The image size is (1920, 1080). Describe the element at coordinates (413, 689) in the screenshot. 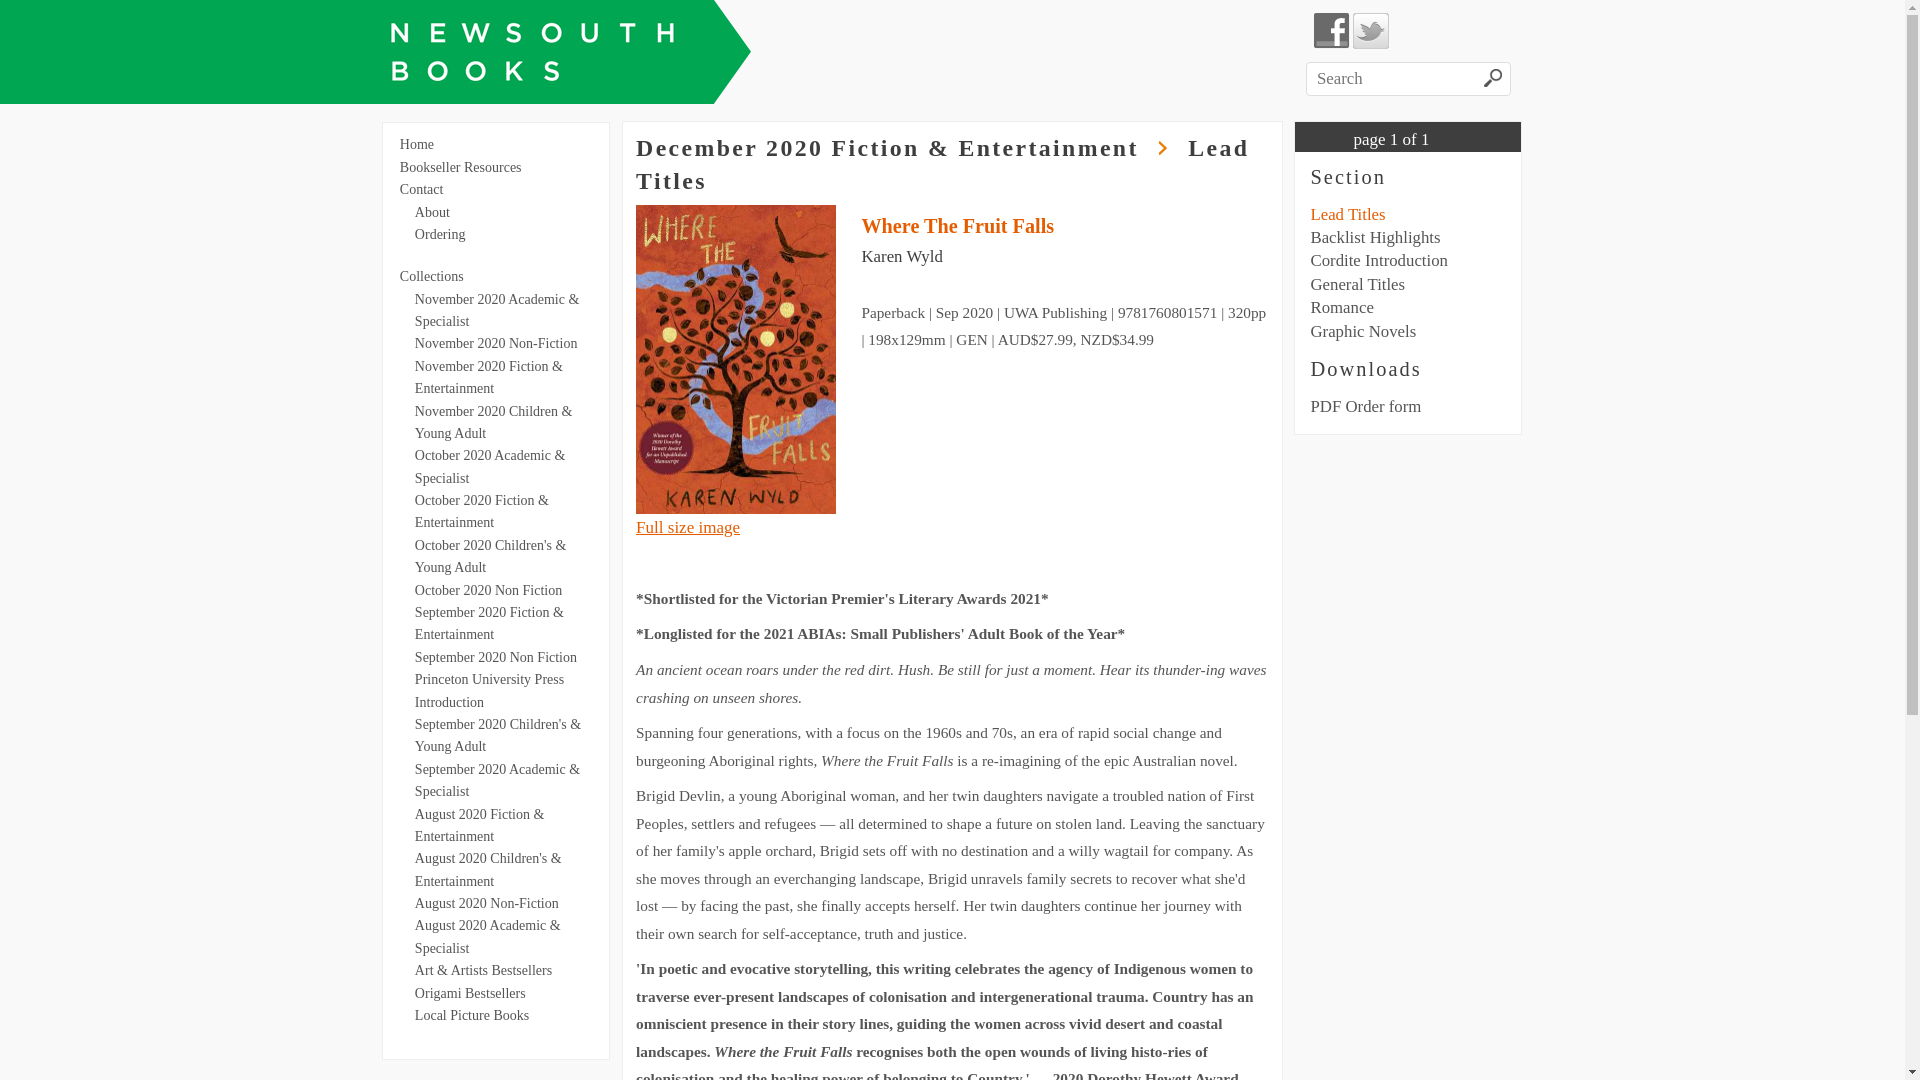

I see `'Princeton University Press Introduction'` at that location.